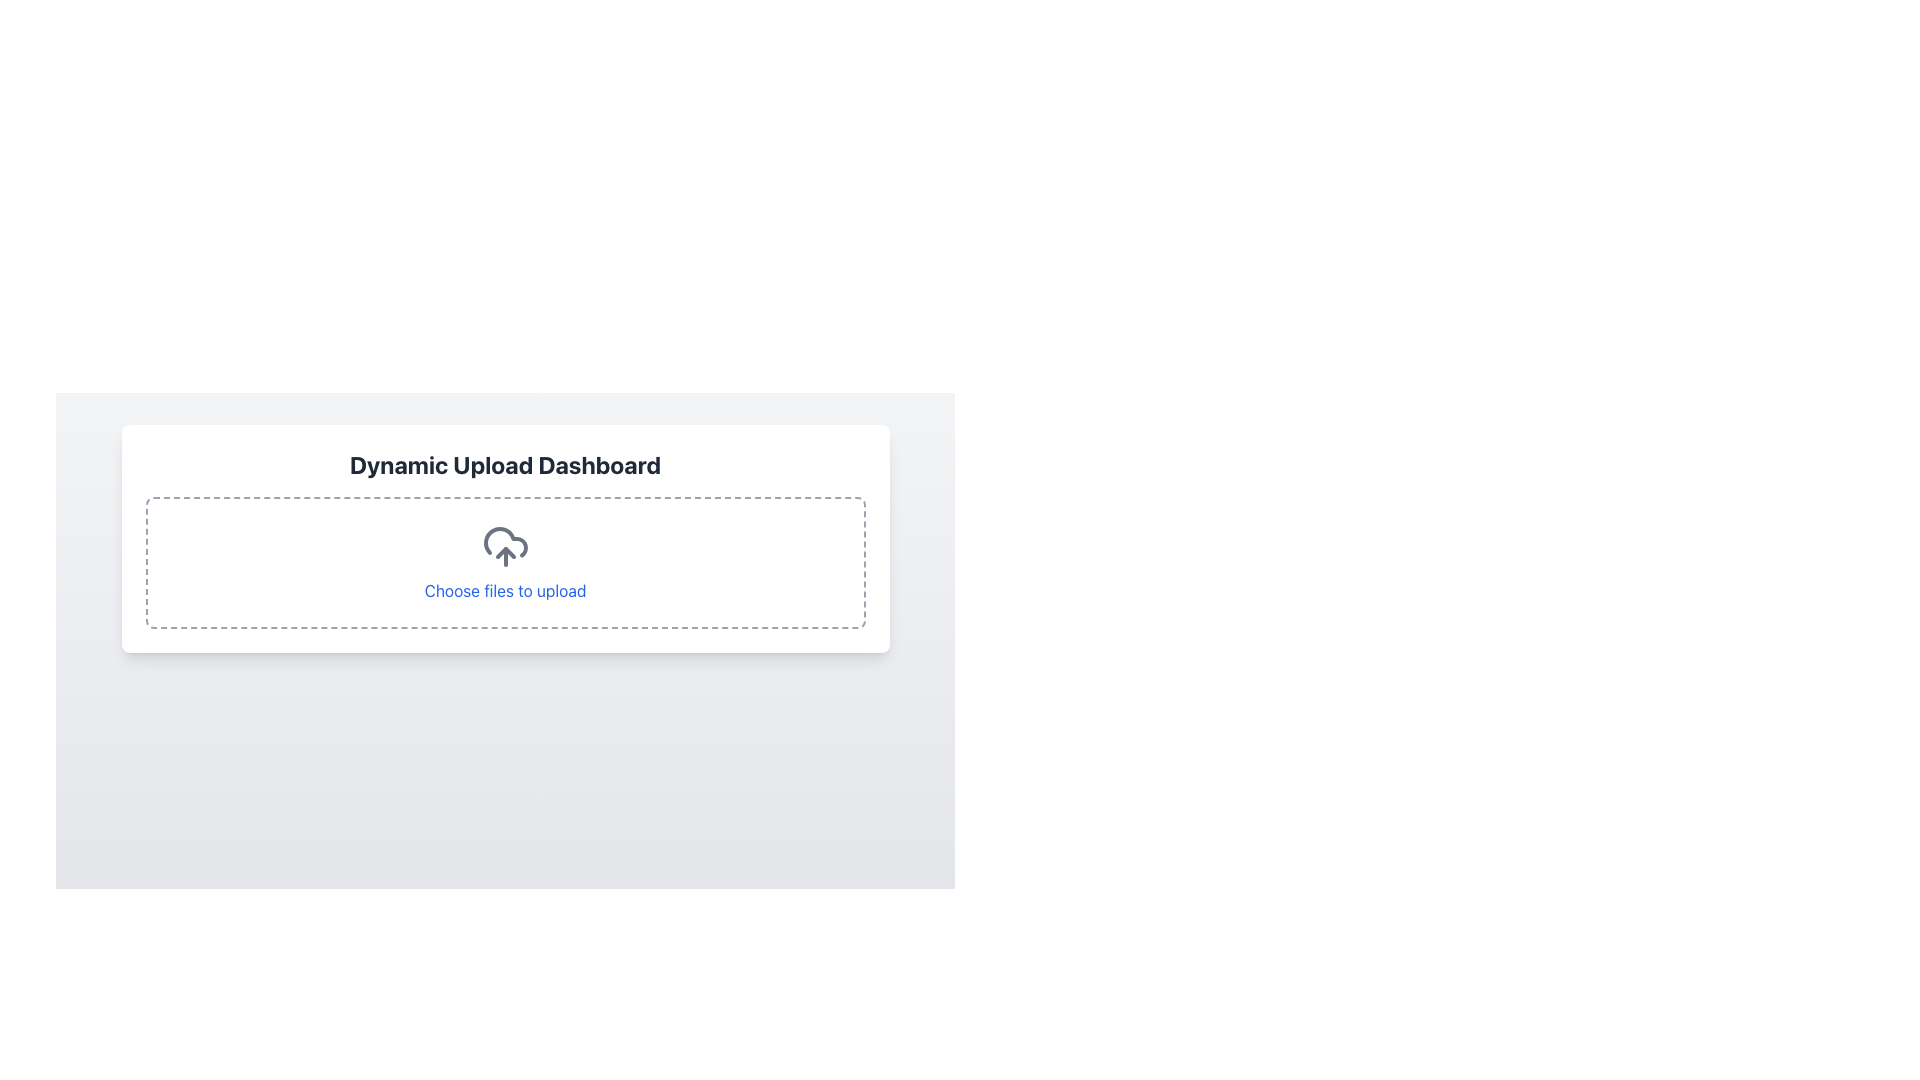 This screenshot has height=1080, width=1920. I want to click on the File upload interface section that contains the text 'Dynamic Upload Dashboard' and the dashed-border box with the upload icon and text 'Choose files to upload', so click(505, 538).